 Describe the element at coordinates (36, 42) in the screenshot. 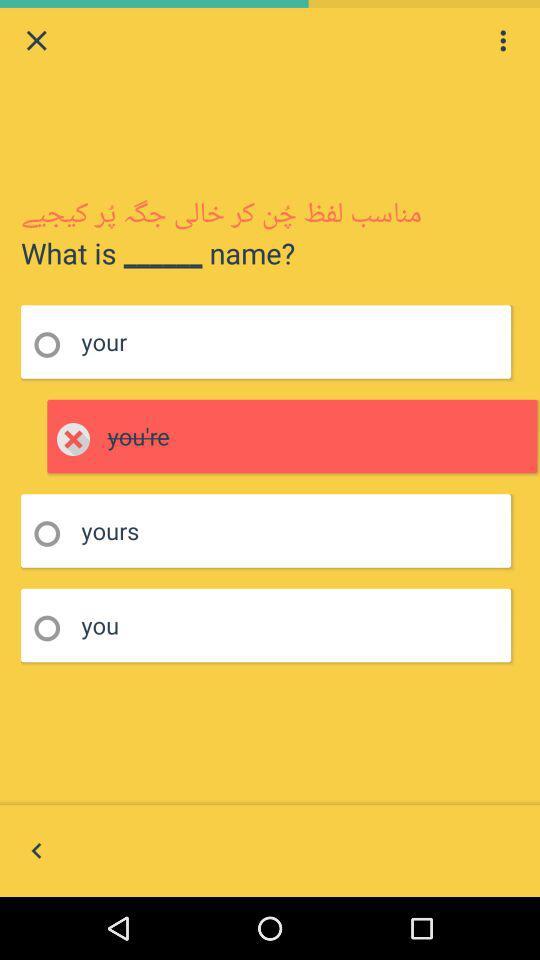

I see `the close icon` at that location.